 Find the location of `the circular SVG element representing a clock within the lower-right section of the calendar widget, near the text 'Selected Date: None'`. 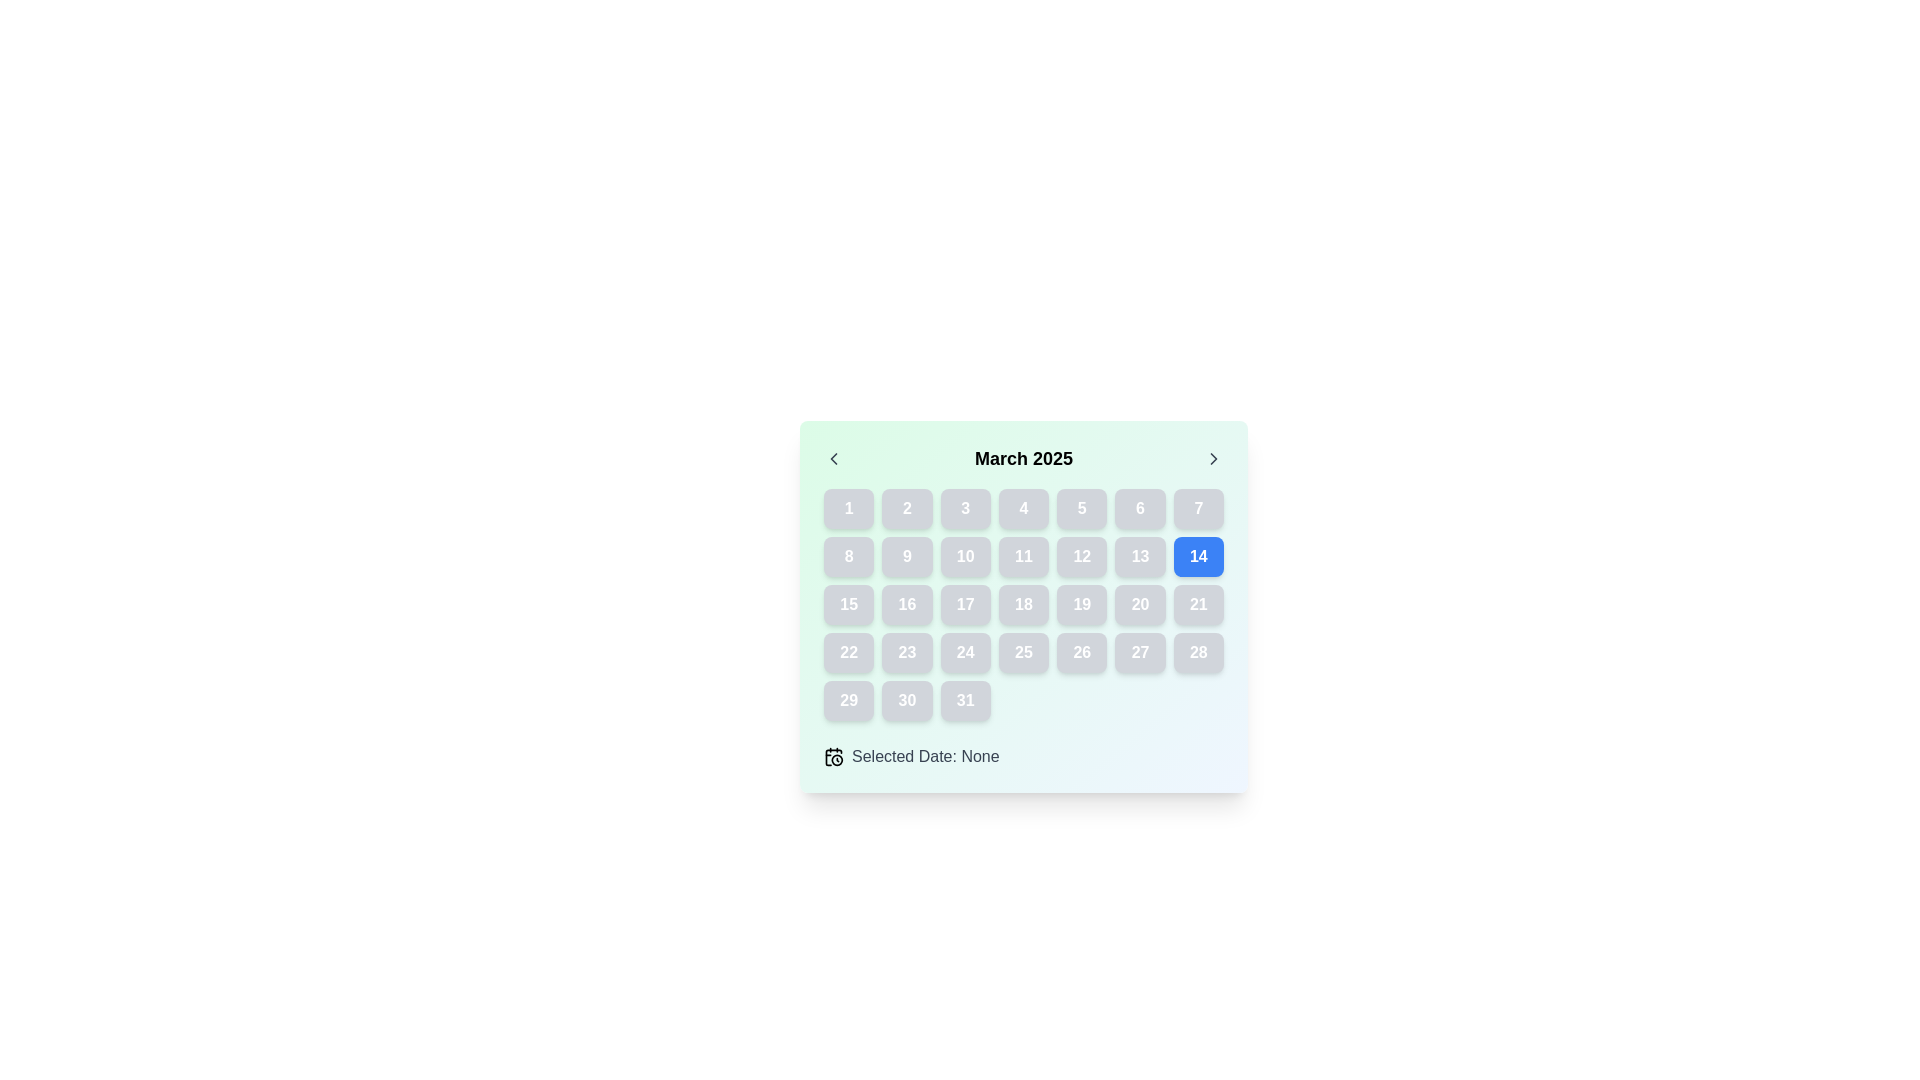

the circular SVG element representing a clock within the lower-right section of the calendar widget, near the text 'Selected Date: None' is located at coordinates (837, 760).